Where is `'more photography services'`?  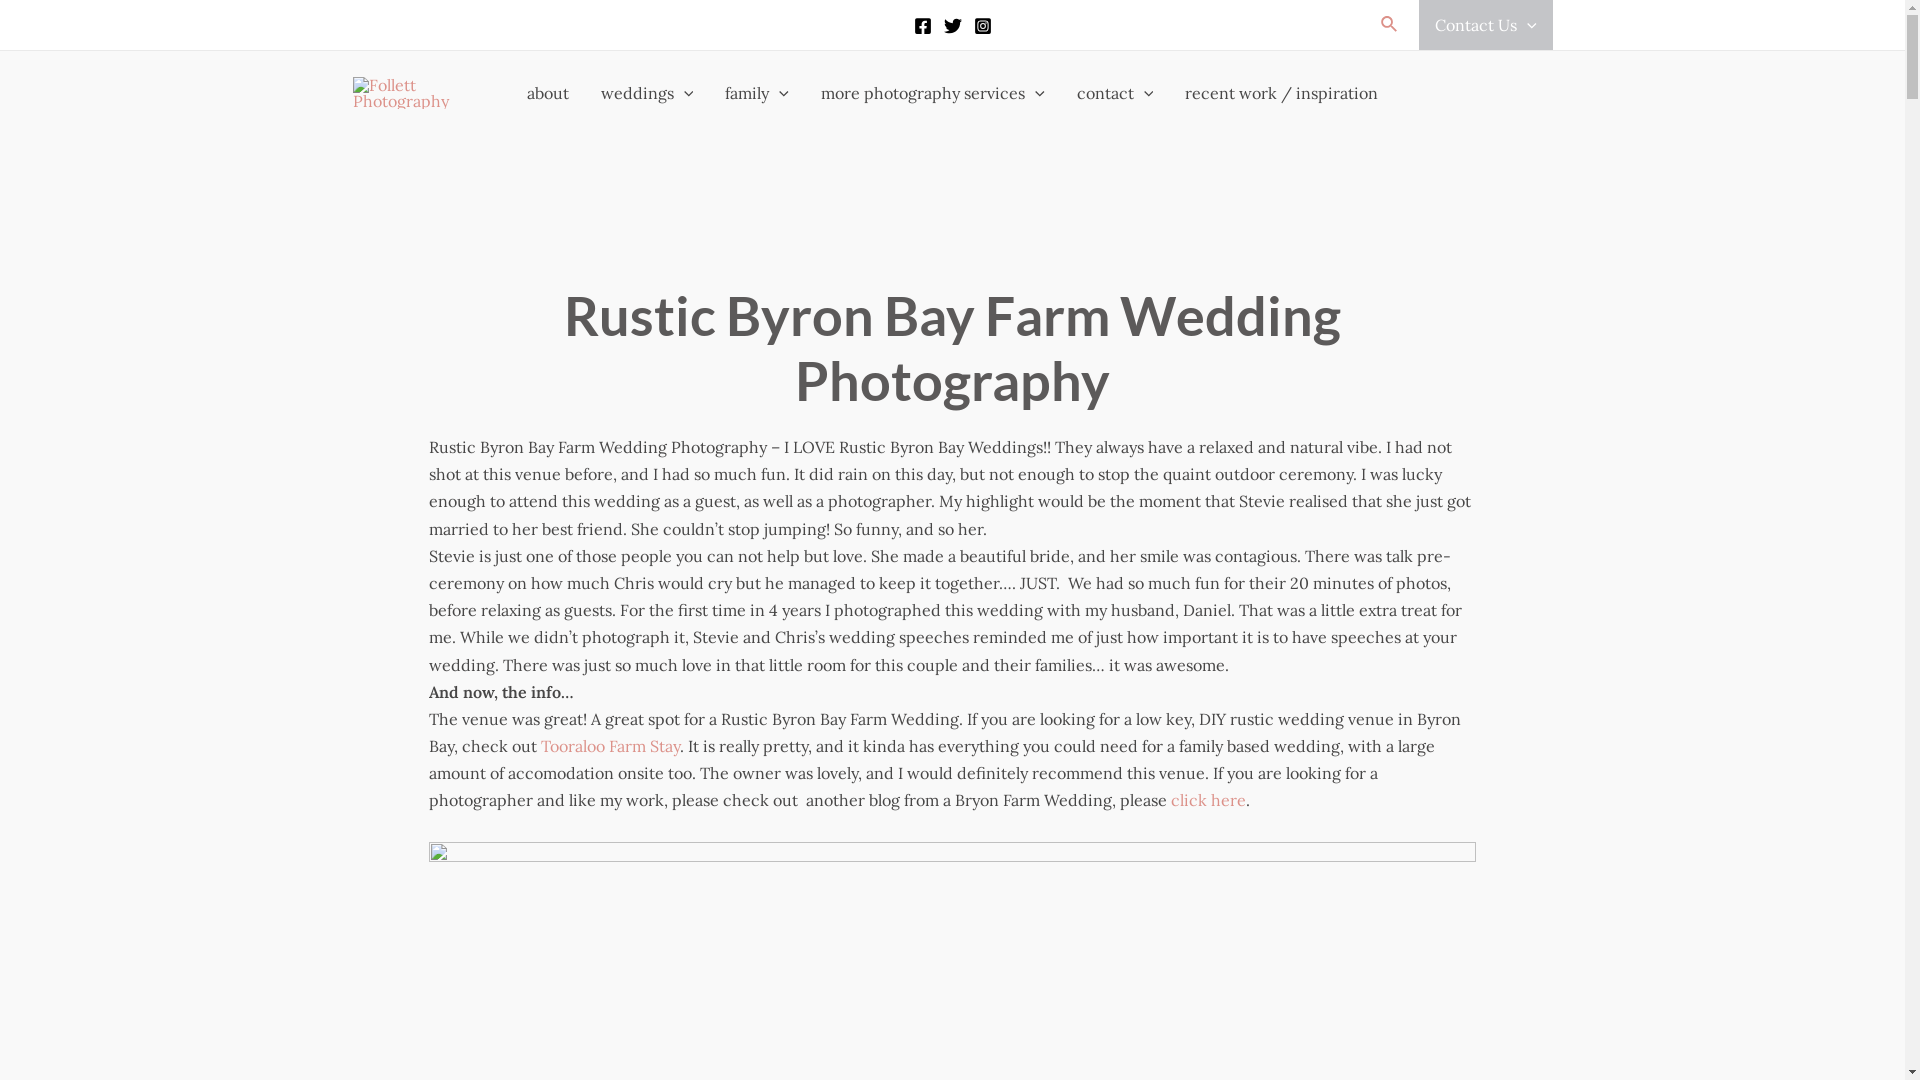
'more photography services' is located at coordinates (805, 92).